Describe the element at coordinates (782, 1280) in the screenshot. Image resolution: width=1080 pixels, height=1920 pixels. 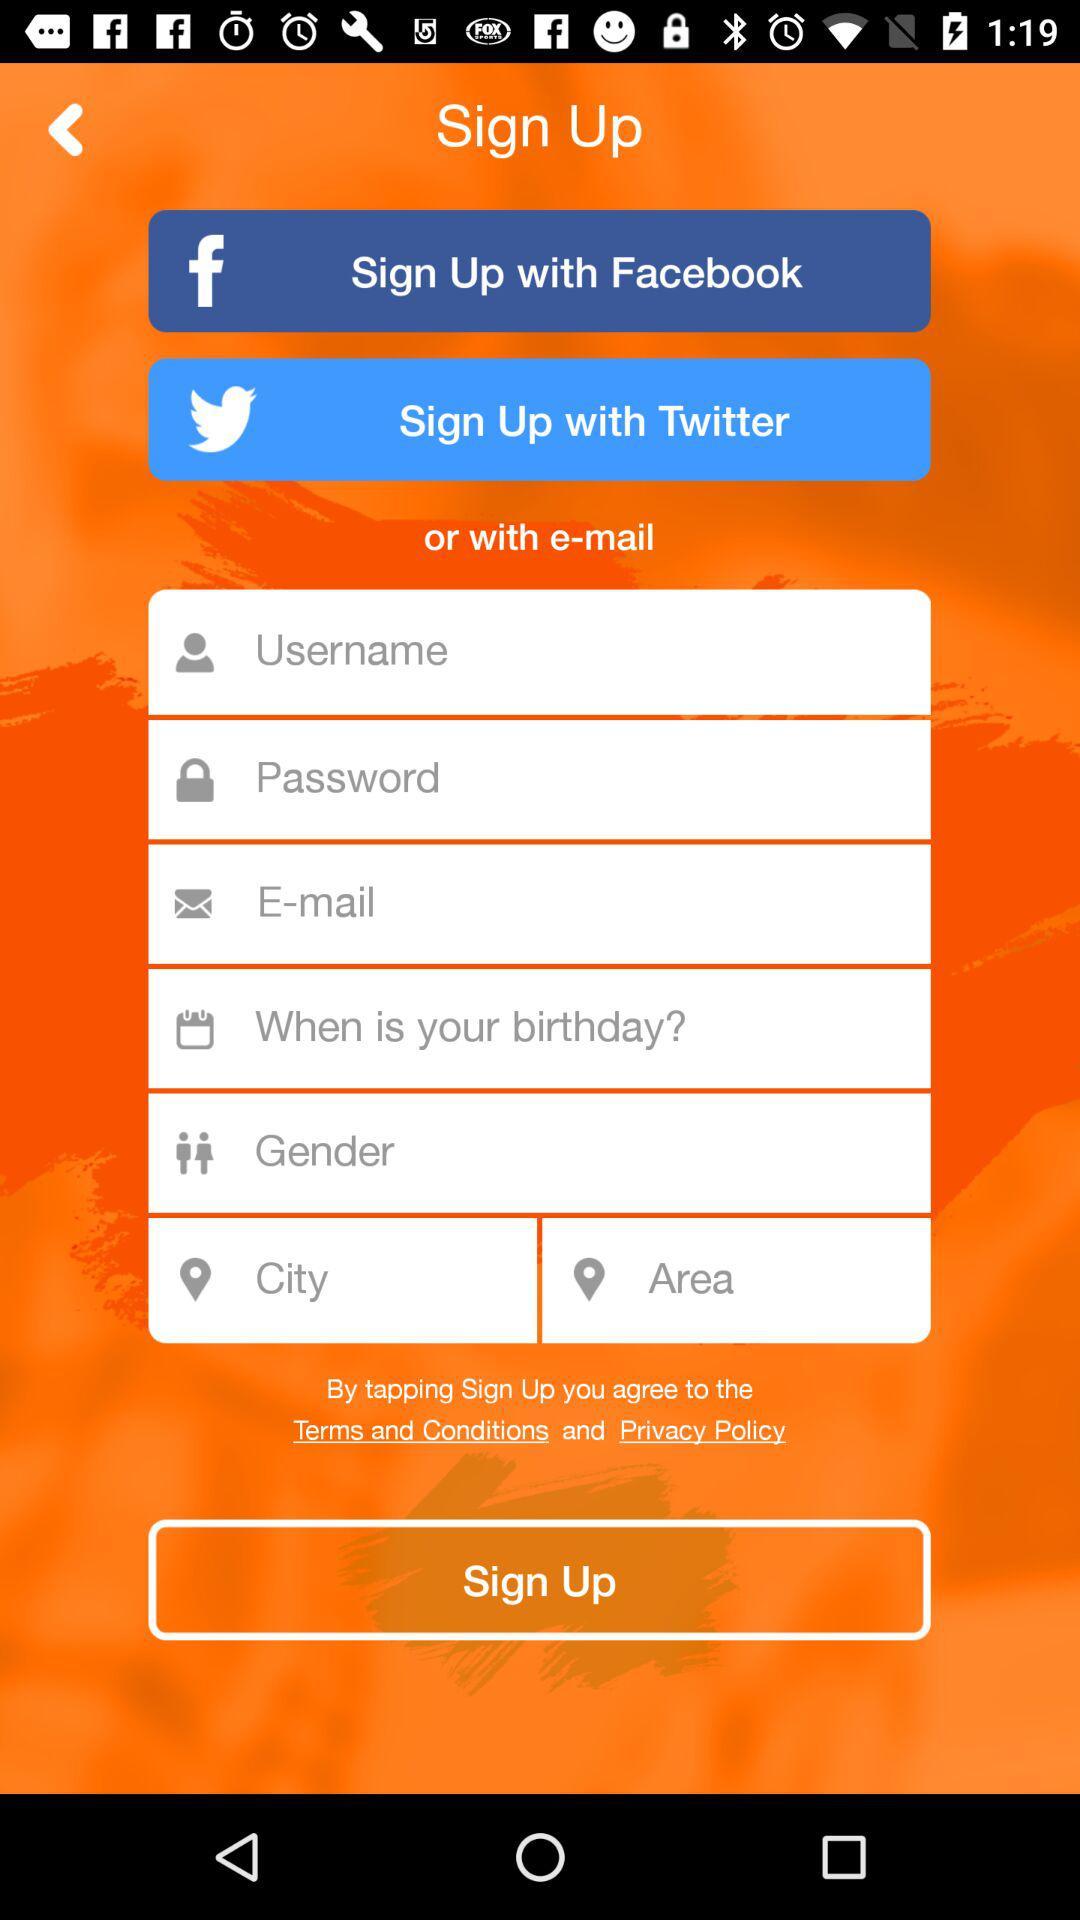
I see `icon above by tapping sign icon` at that location.